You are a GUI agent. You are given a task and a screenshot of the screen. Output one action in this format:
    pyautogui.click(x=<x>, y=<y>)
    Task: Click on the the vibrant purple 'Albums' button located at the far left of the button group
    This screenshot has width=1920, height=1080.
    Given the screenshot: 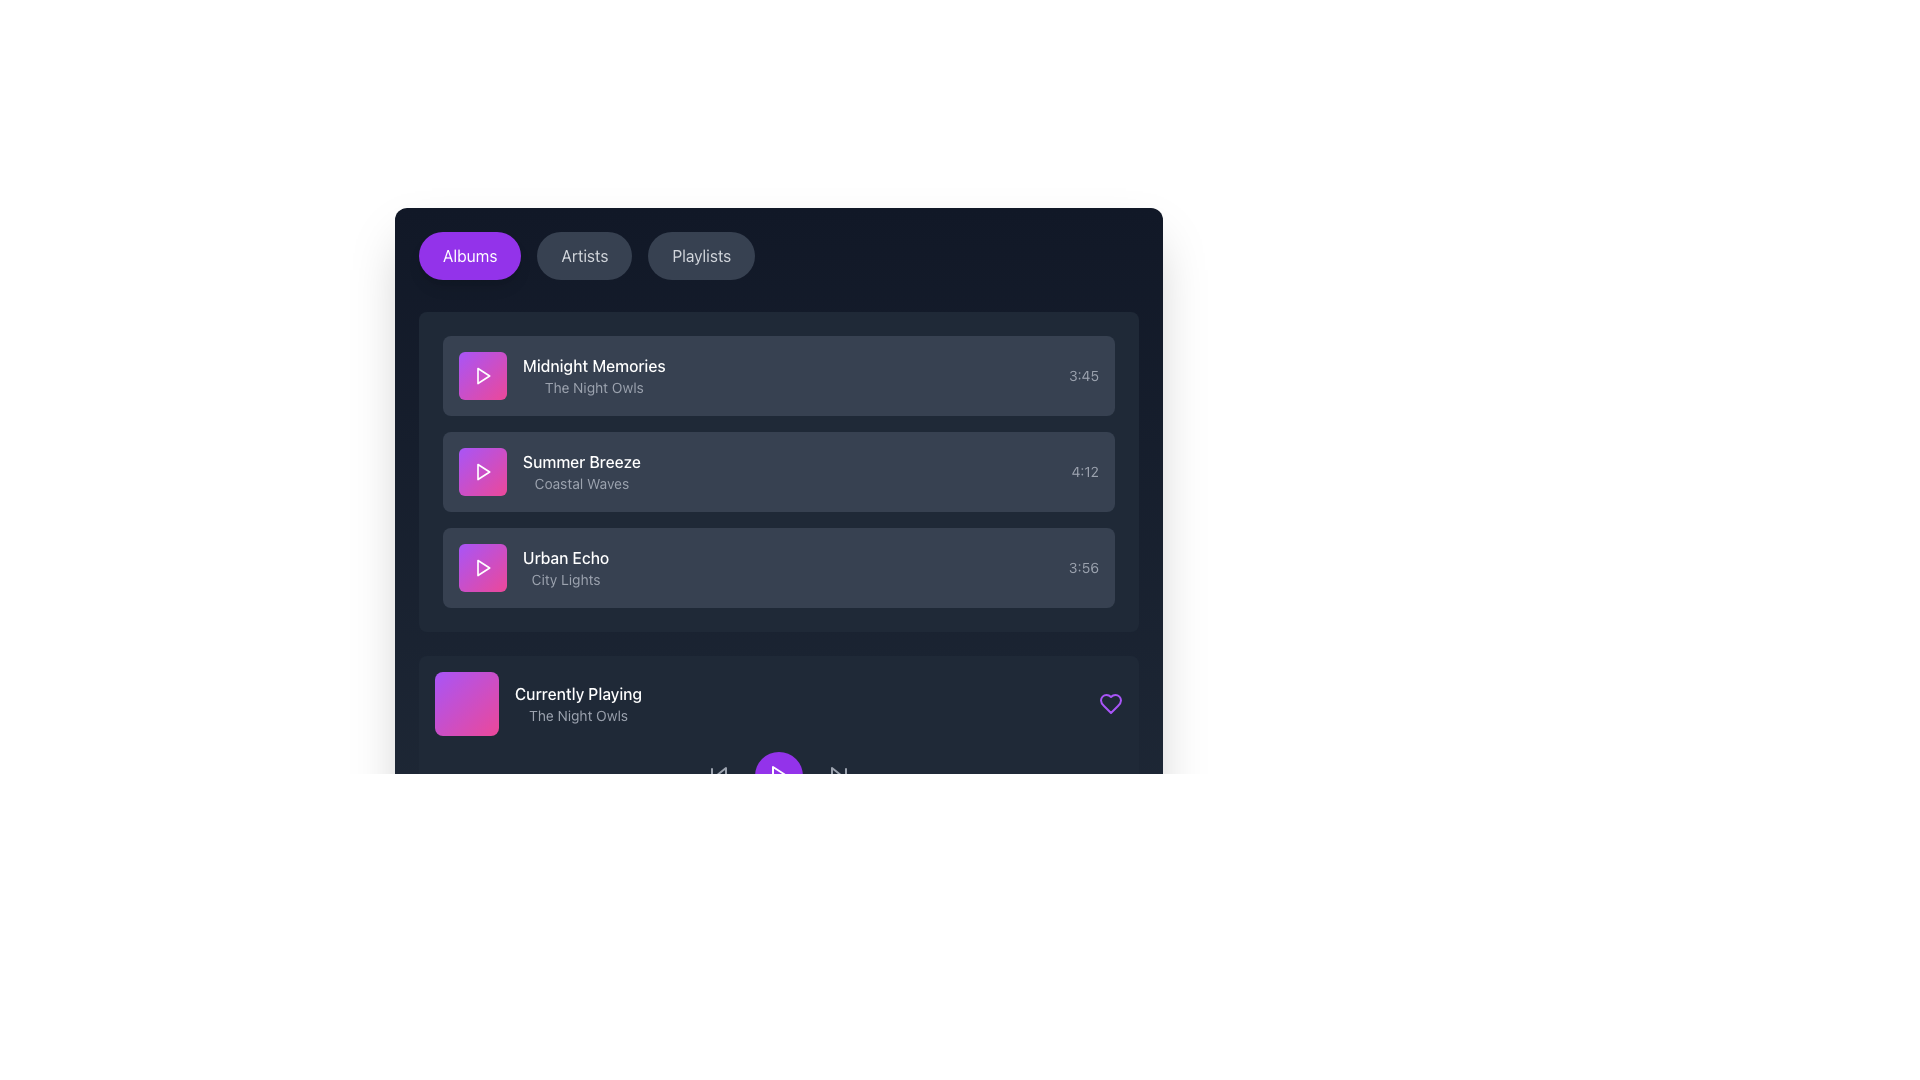 What is the action you would take?
    pyautogui.click(x=469, y=254)
    